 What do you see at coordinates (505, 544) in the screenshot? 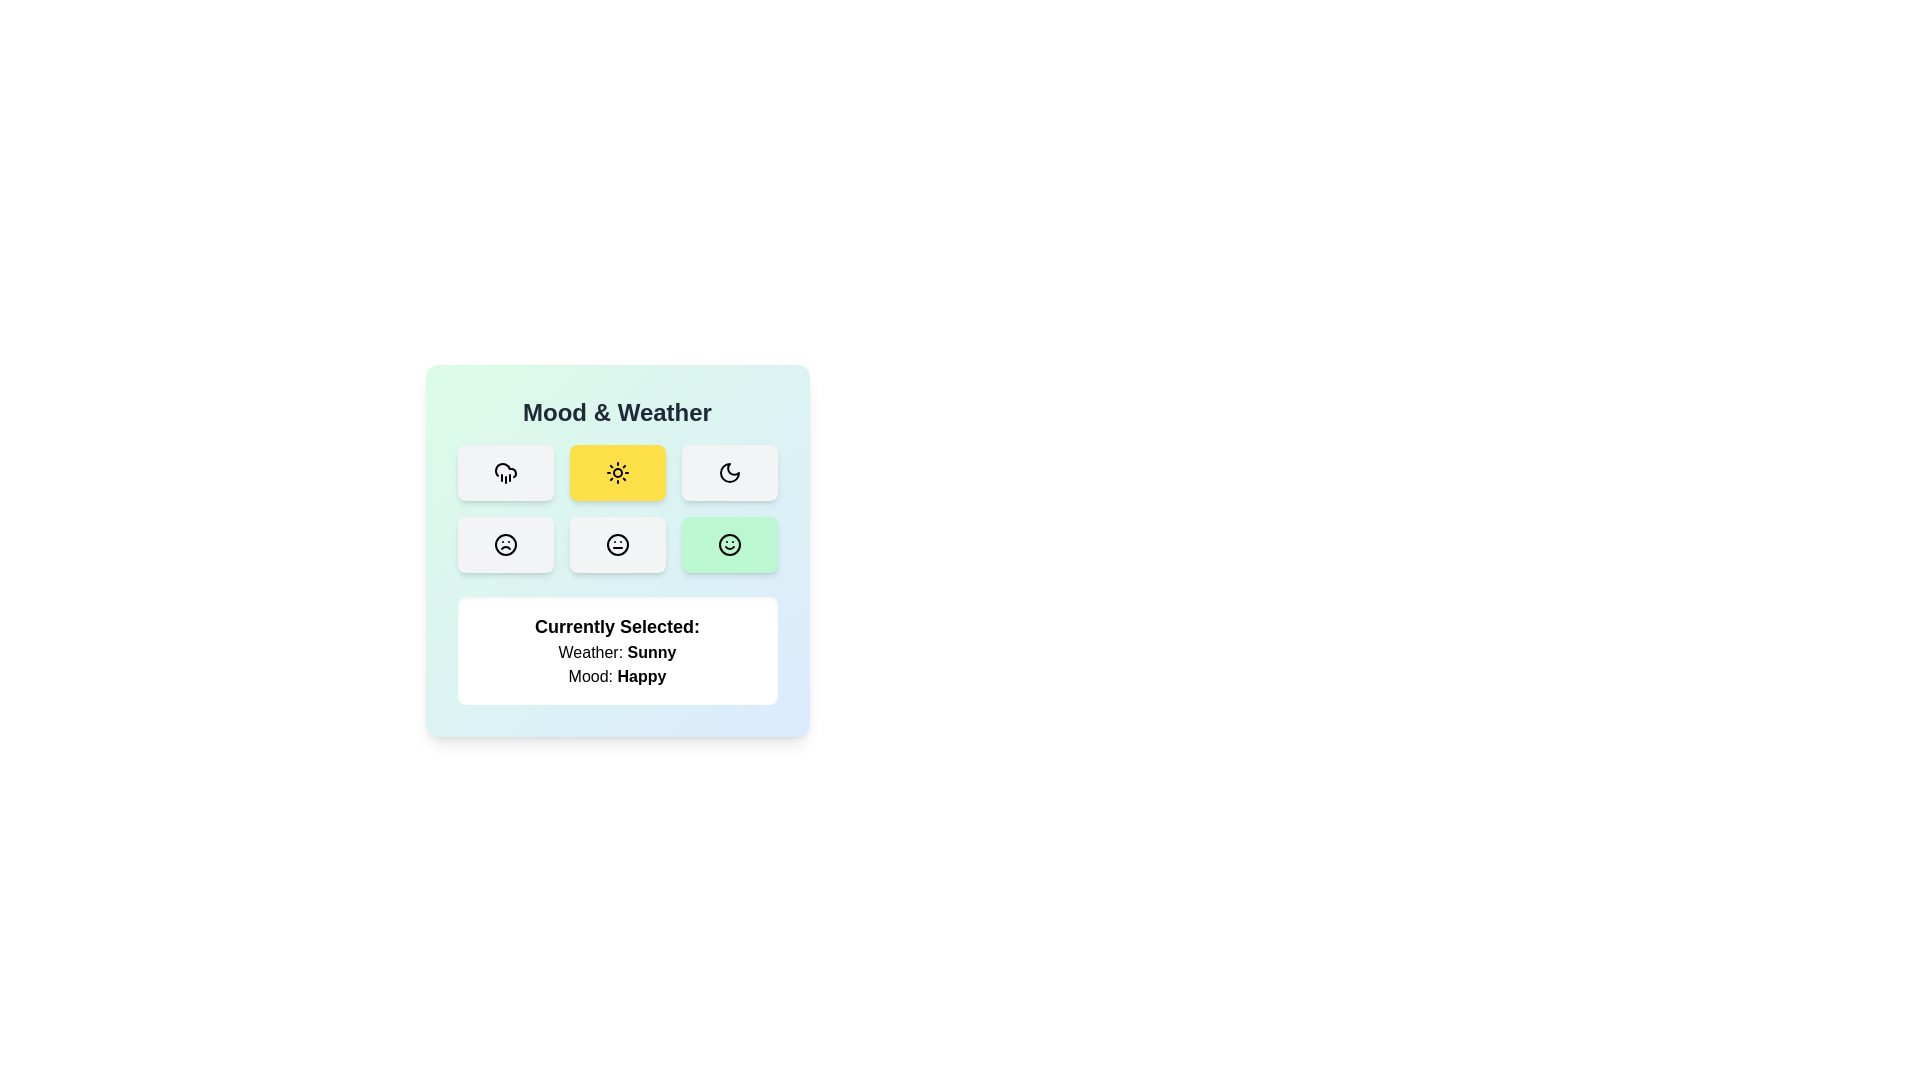
I see `the first button in the second row of a 3x2 grid layout, which has a gray background, black outline, and features a frowning face icon` at bounding box center [505, 544].